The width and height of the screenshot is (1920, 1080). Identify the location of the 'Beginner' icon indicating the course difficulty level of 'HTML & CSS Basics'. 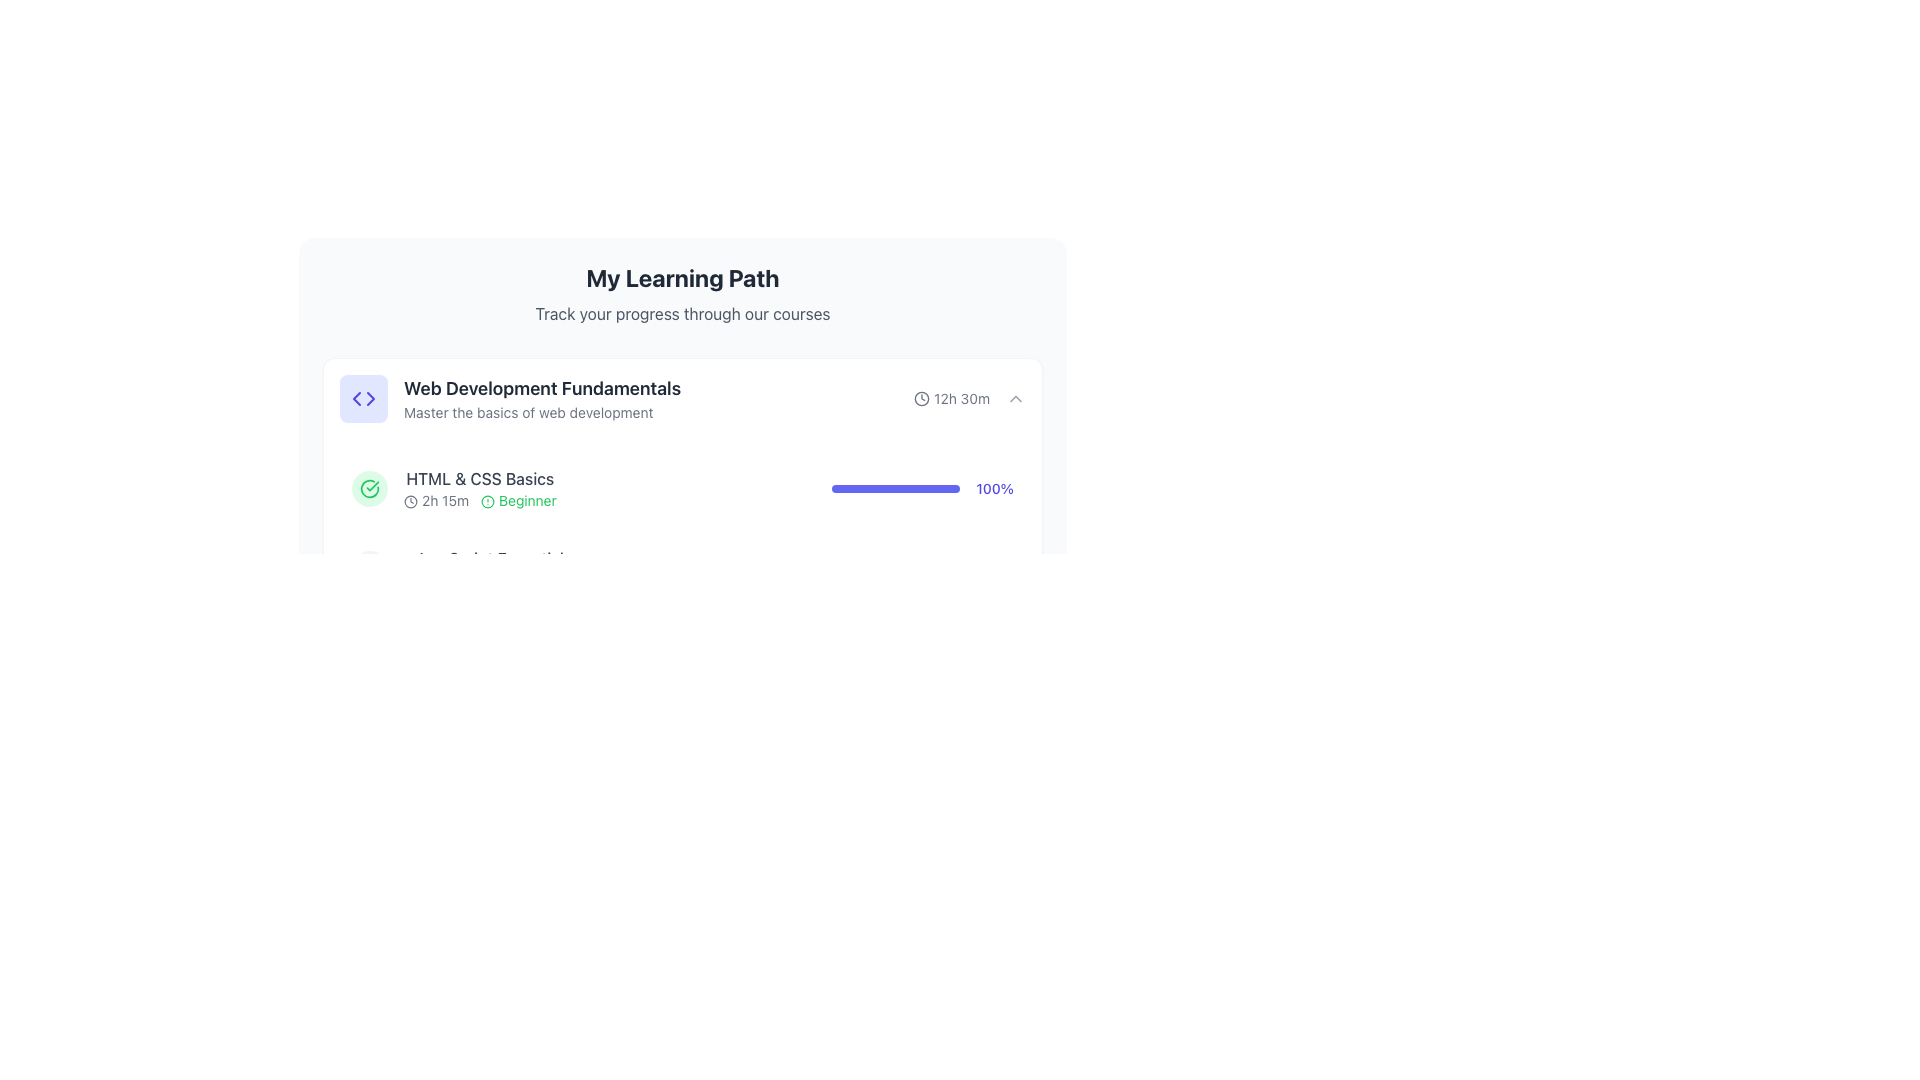
(488, 501).